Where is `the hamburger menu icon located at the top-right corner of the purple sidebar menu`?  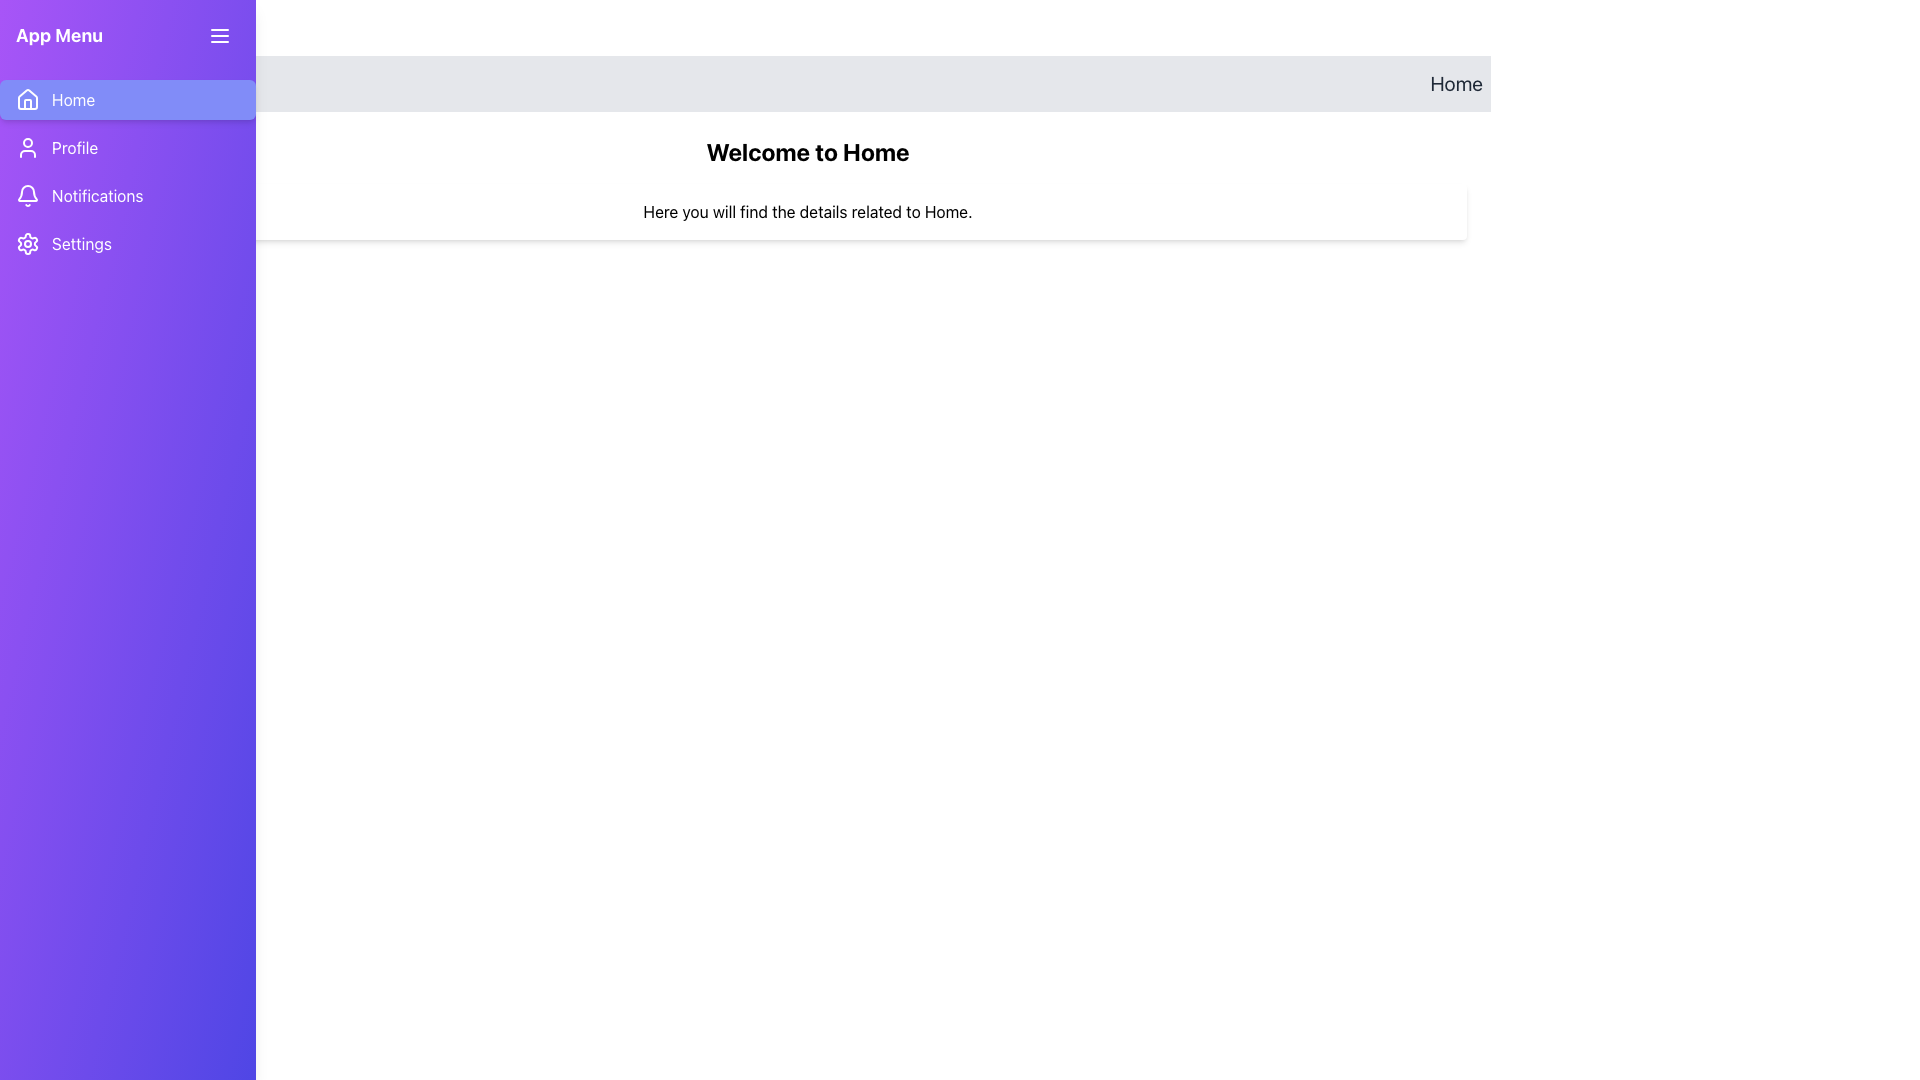 the hamburger menu icon located at the top-right corner of the purple sidebar menu is located at coordinates (220, 35).